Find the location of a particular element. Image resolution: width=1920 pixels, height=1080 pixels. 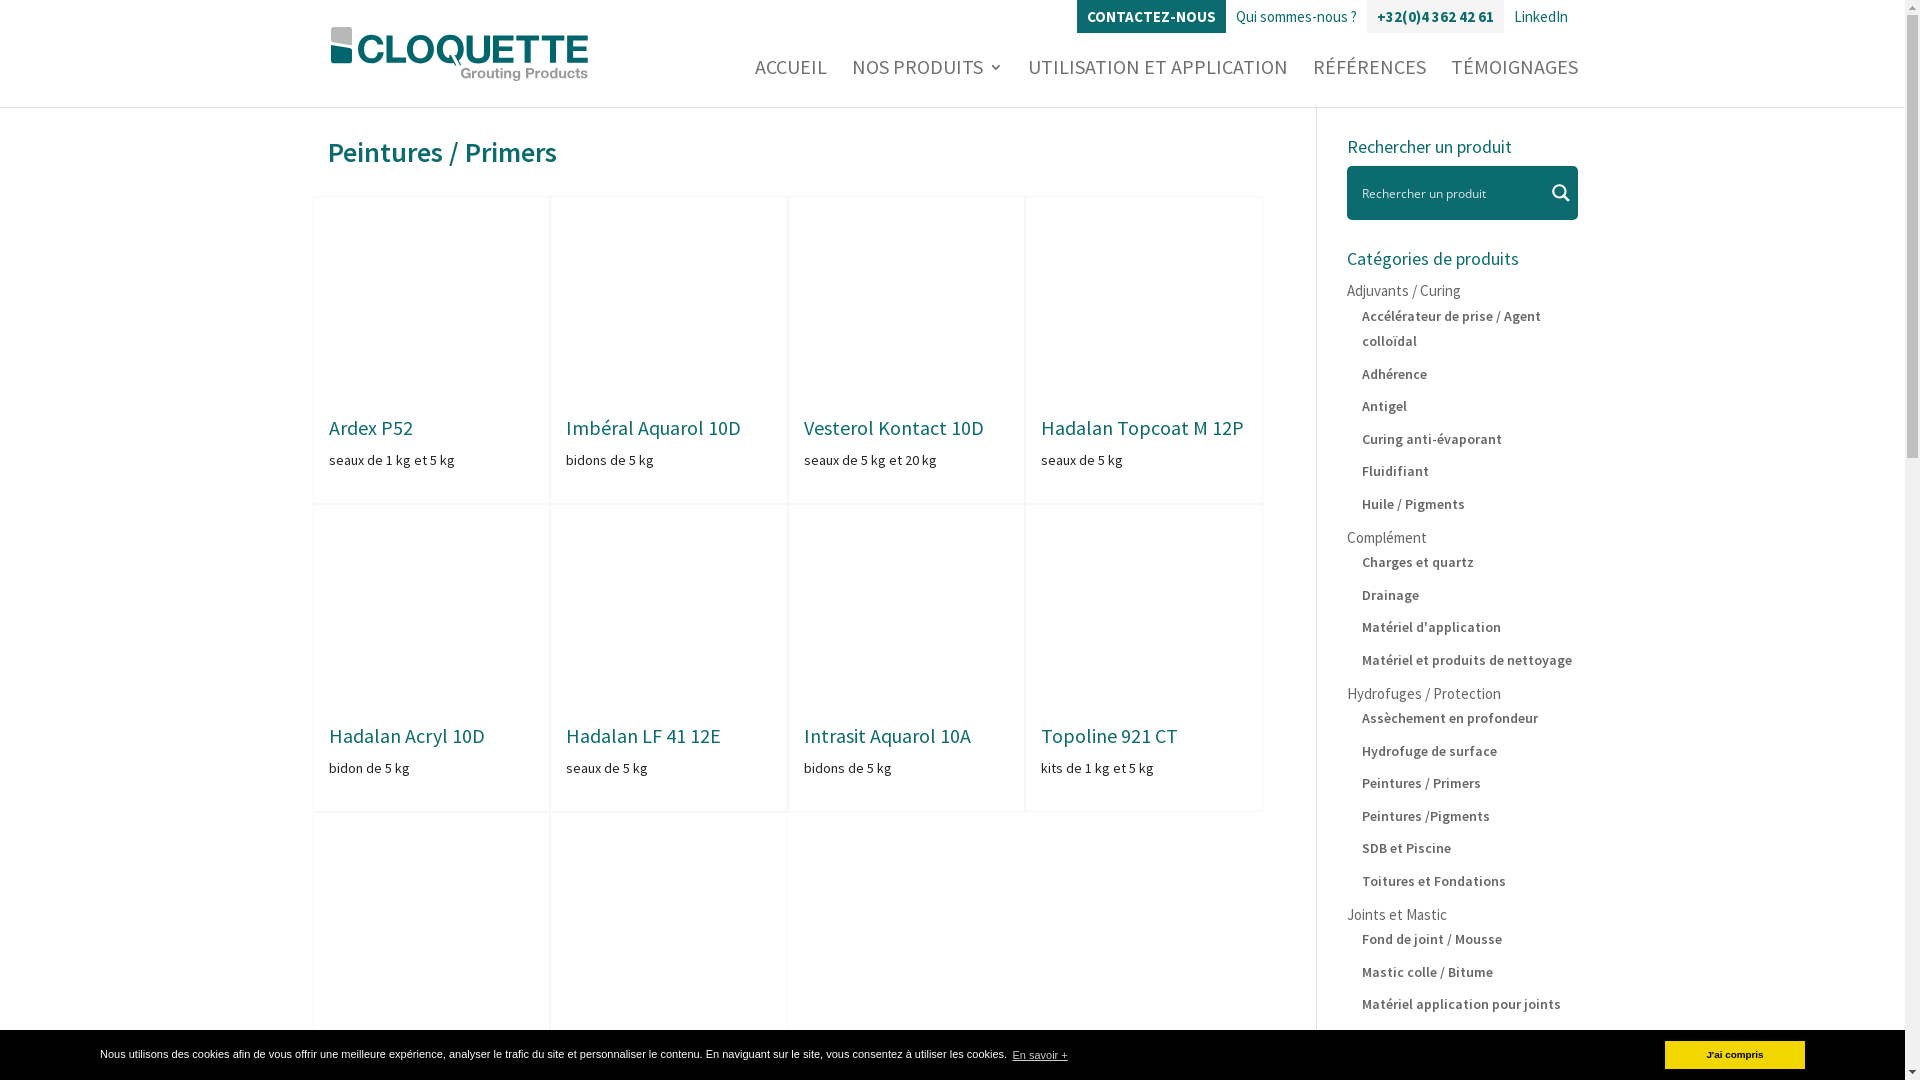

'Ardex P52' is located at coordinates (369, 426).